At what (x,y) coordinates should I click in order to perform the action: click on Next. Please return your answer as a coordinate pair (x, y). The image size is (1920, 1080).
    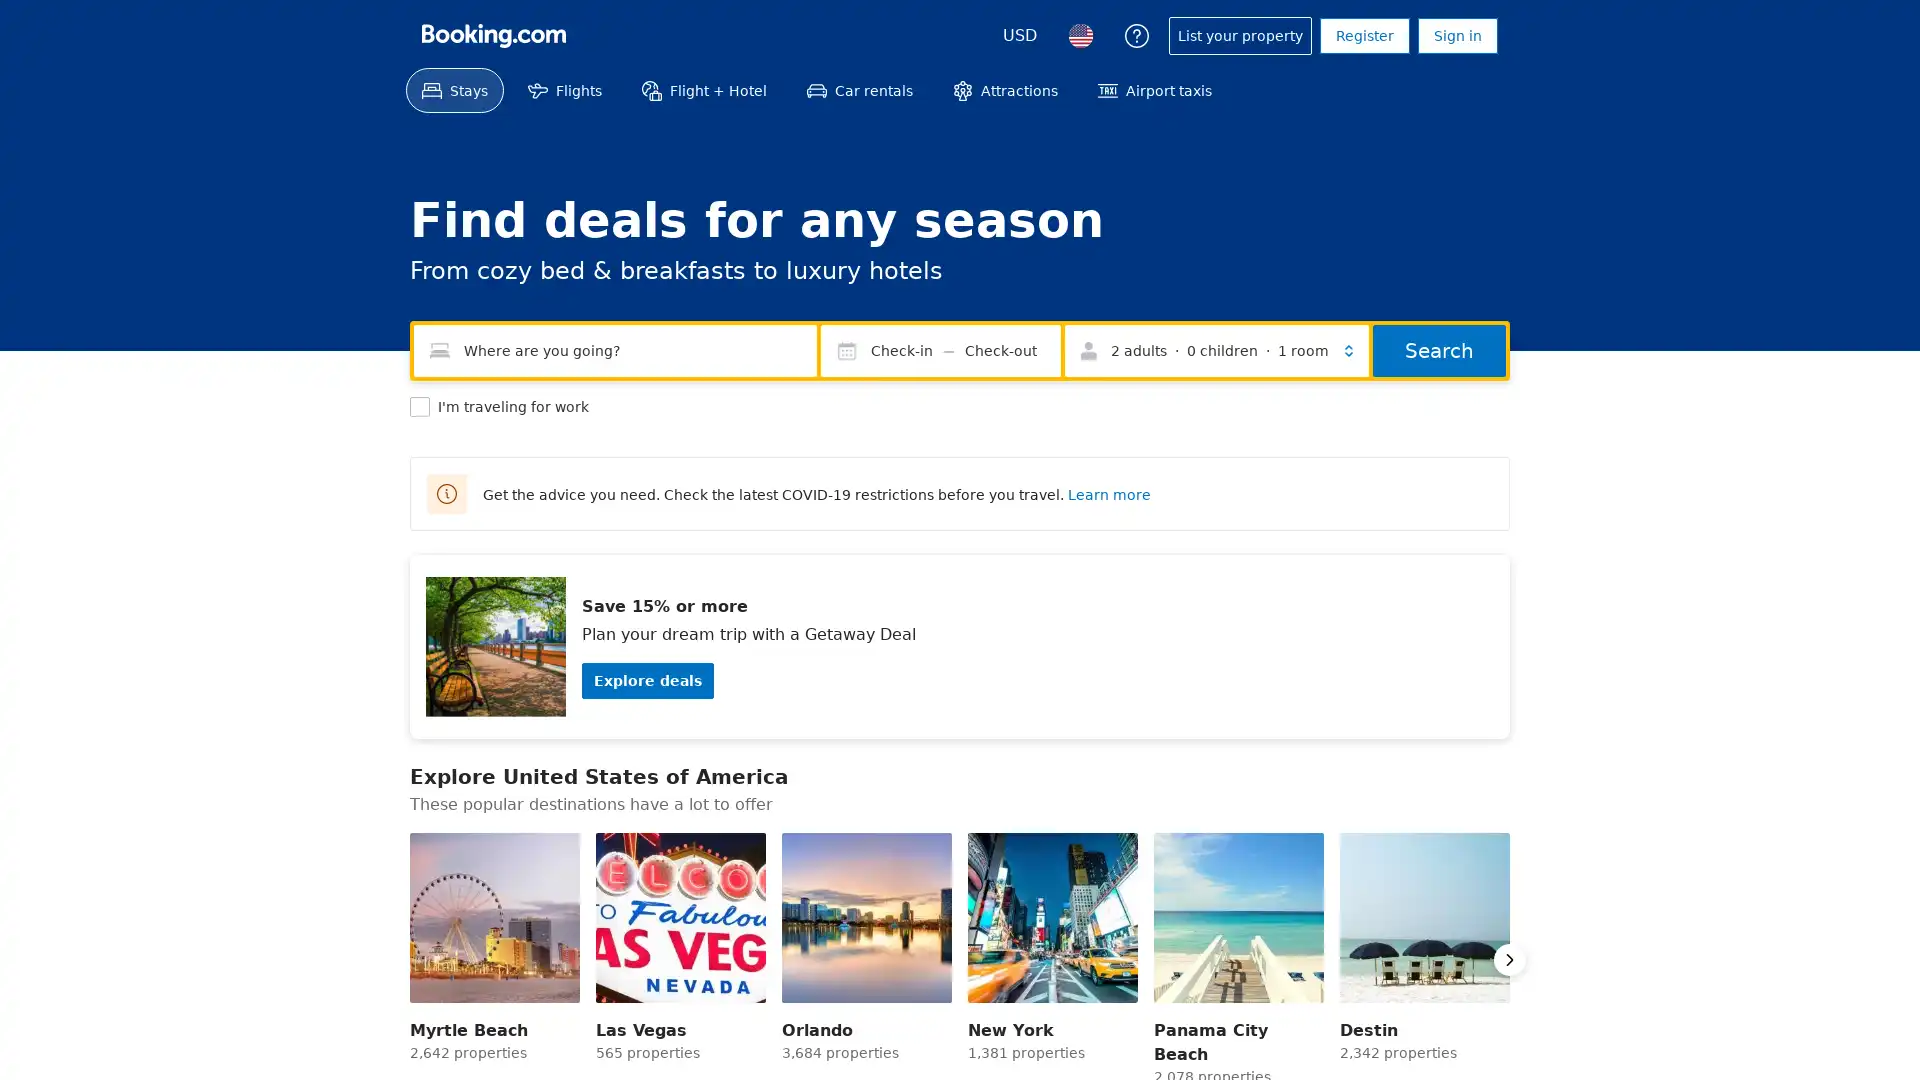
    Looking at the image, I should click on (1510, 959).